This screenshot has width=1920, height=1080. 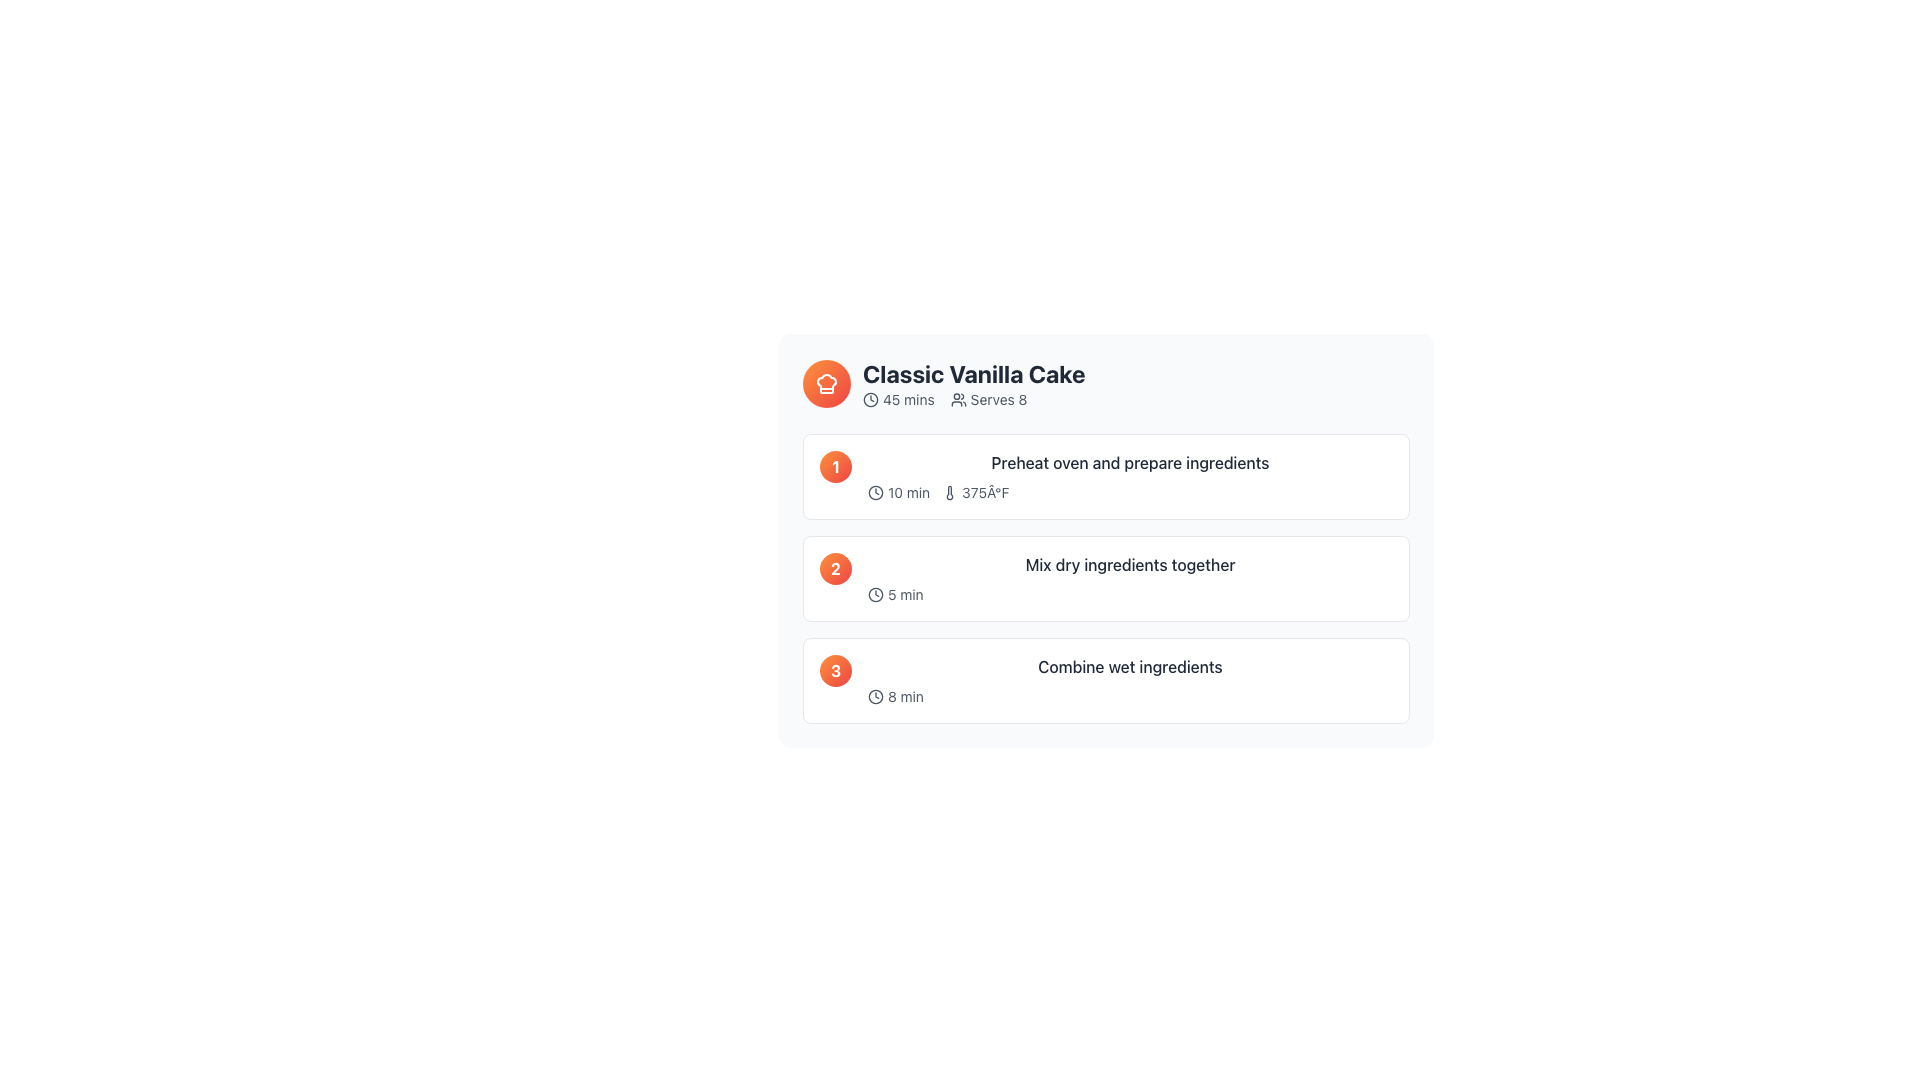 I want to click on the temperature icon that visually indicates the temperature in the recipe interface, associated with the 'Preheat oven and prepare ingredients' step, so click(x=949, y=493).